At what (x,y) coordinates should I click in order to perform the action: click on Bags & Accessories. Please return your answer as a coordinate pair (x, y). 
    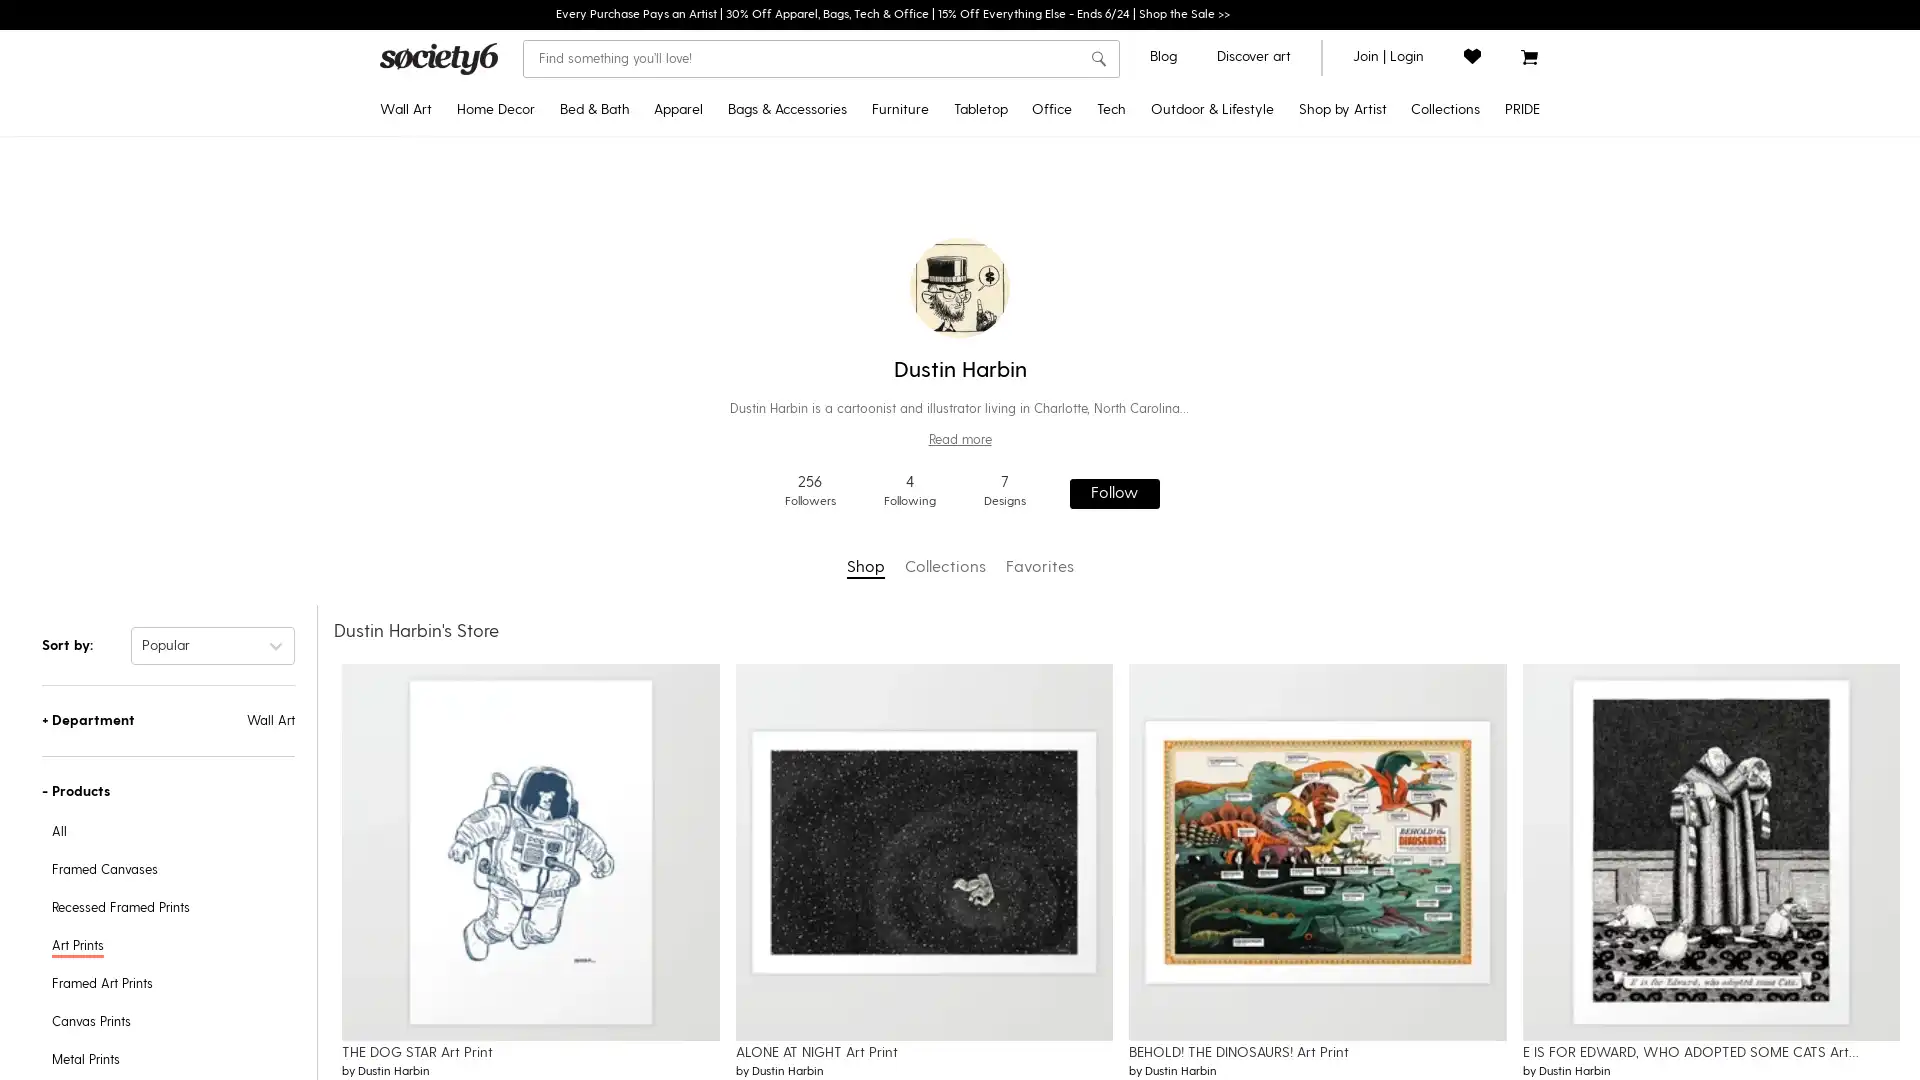
    Looking at the image, I should click on (786, 110).